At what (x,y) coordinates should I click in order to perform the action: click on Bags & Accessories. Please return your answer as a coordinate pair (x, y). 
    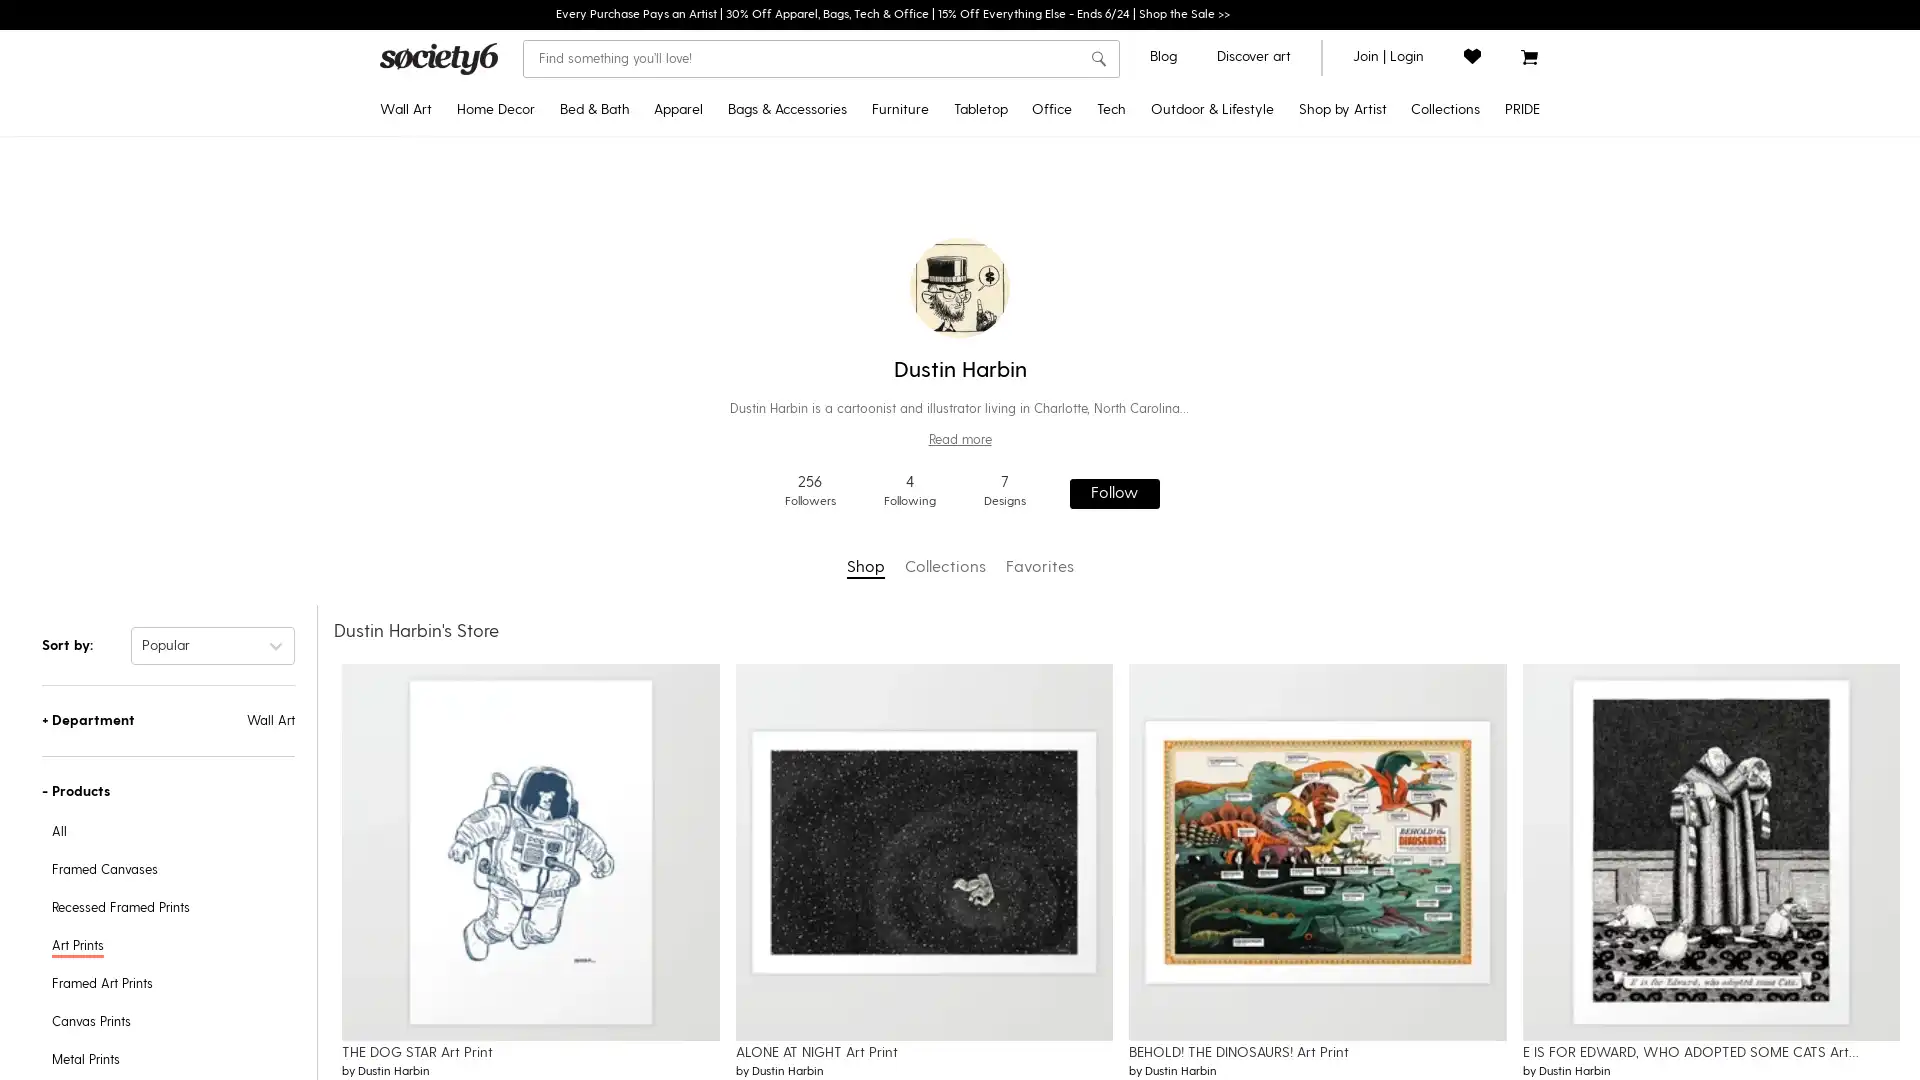
    Looking at the image, I should click on (786, 110).